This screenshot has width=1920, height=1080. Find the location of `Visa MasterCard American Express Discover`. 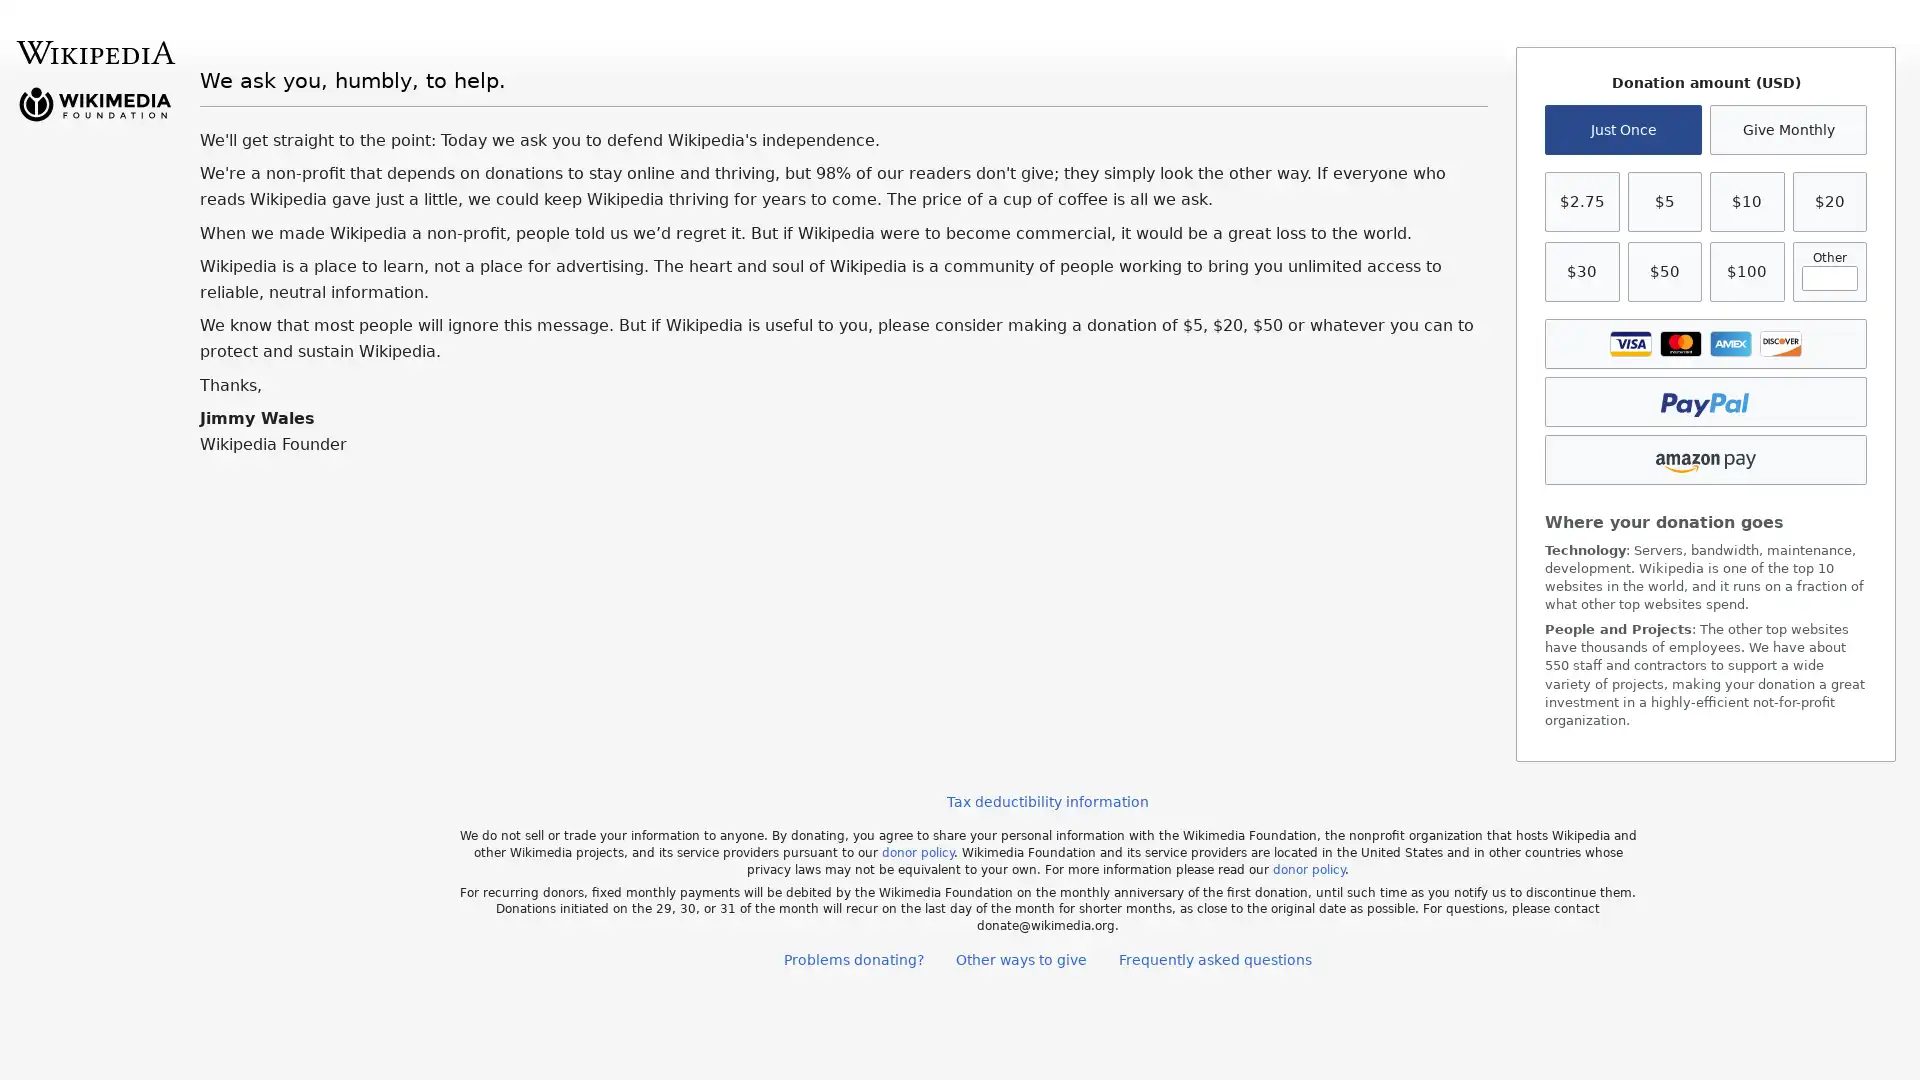

Visa MasterCard American Express Discover is located at coordinates (1704, 342).